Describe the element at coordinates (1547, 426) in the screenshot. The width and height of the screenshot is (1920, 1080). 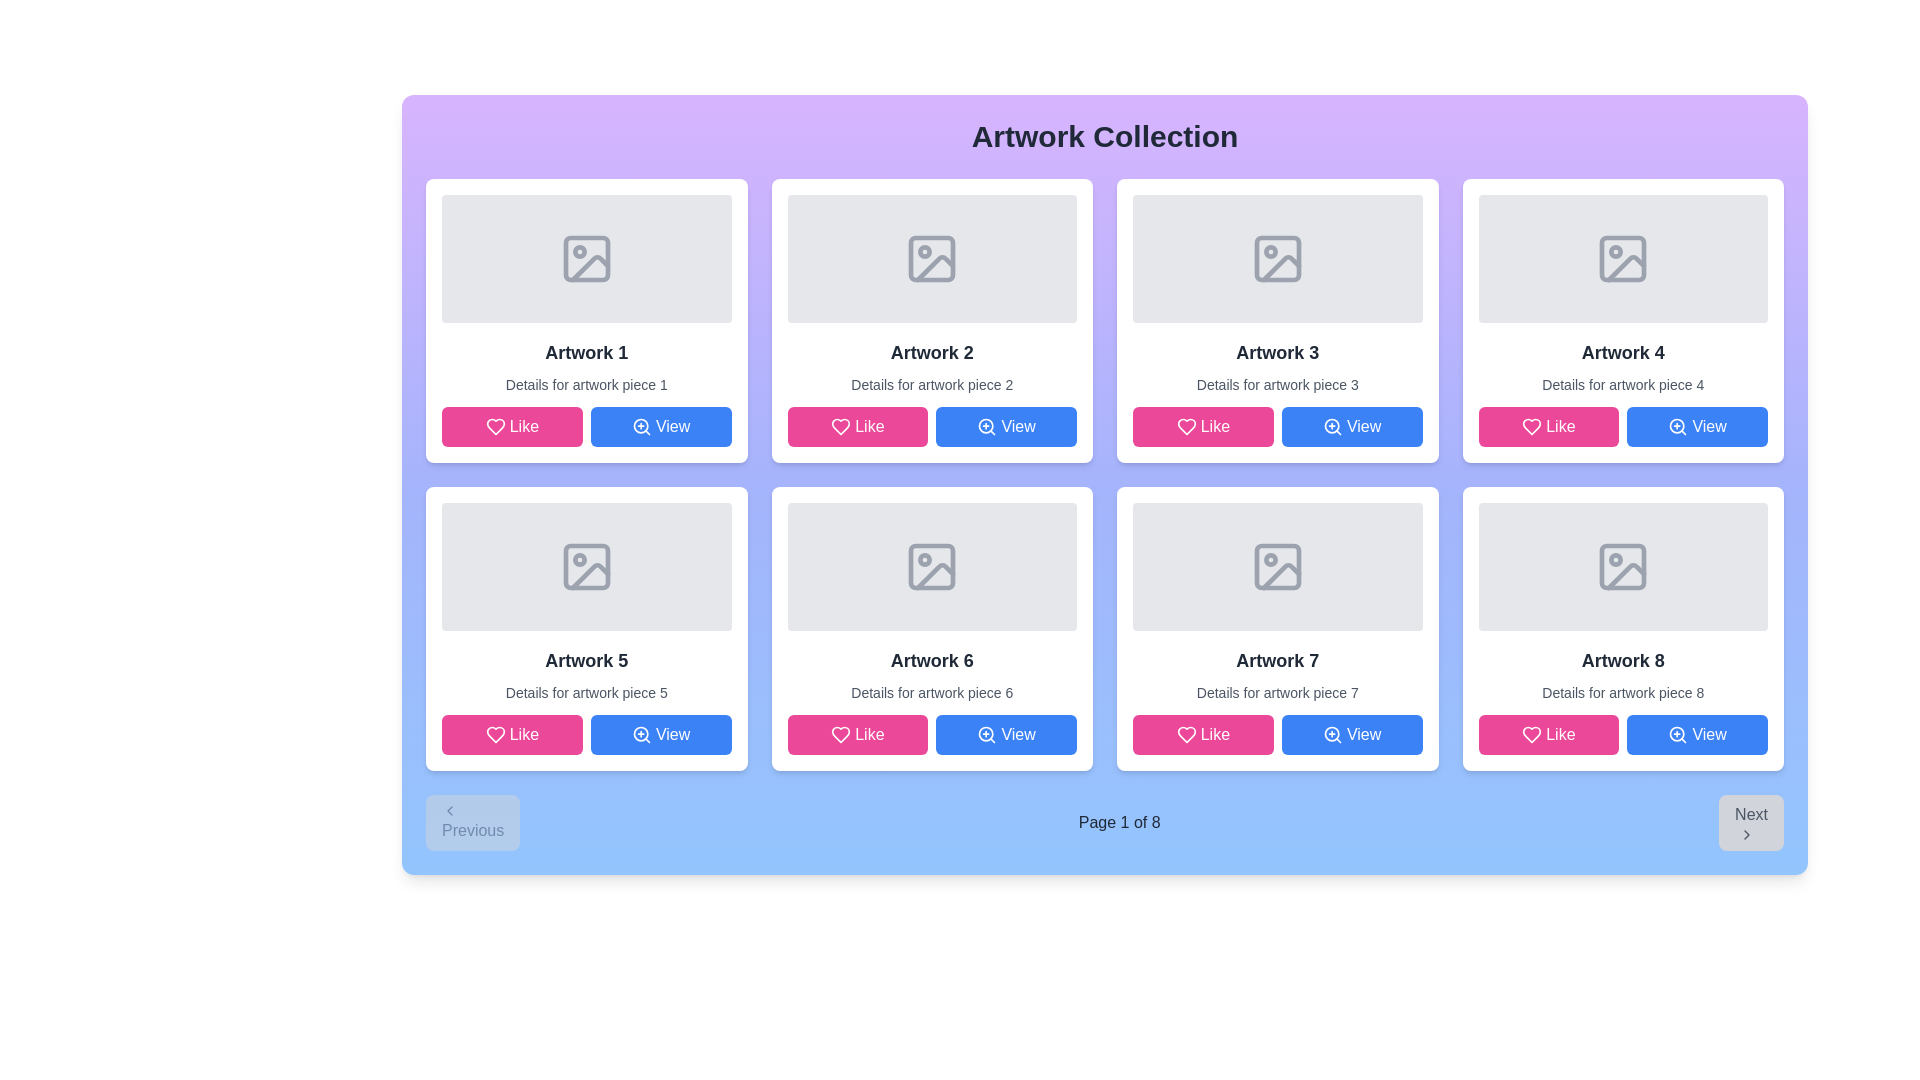
I see `the 'Like' button with a pink background and white text located in the bottom control panel of the fourth artwork card in the top row to like the artwork` at that location.